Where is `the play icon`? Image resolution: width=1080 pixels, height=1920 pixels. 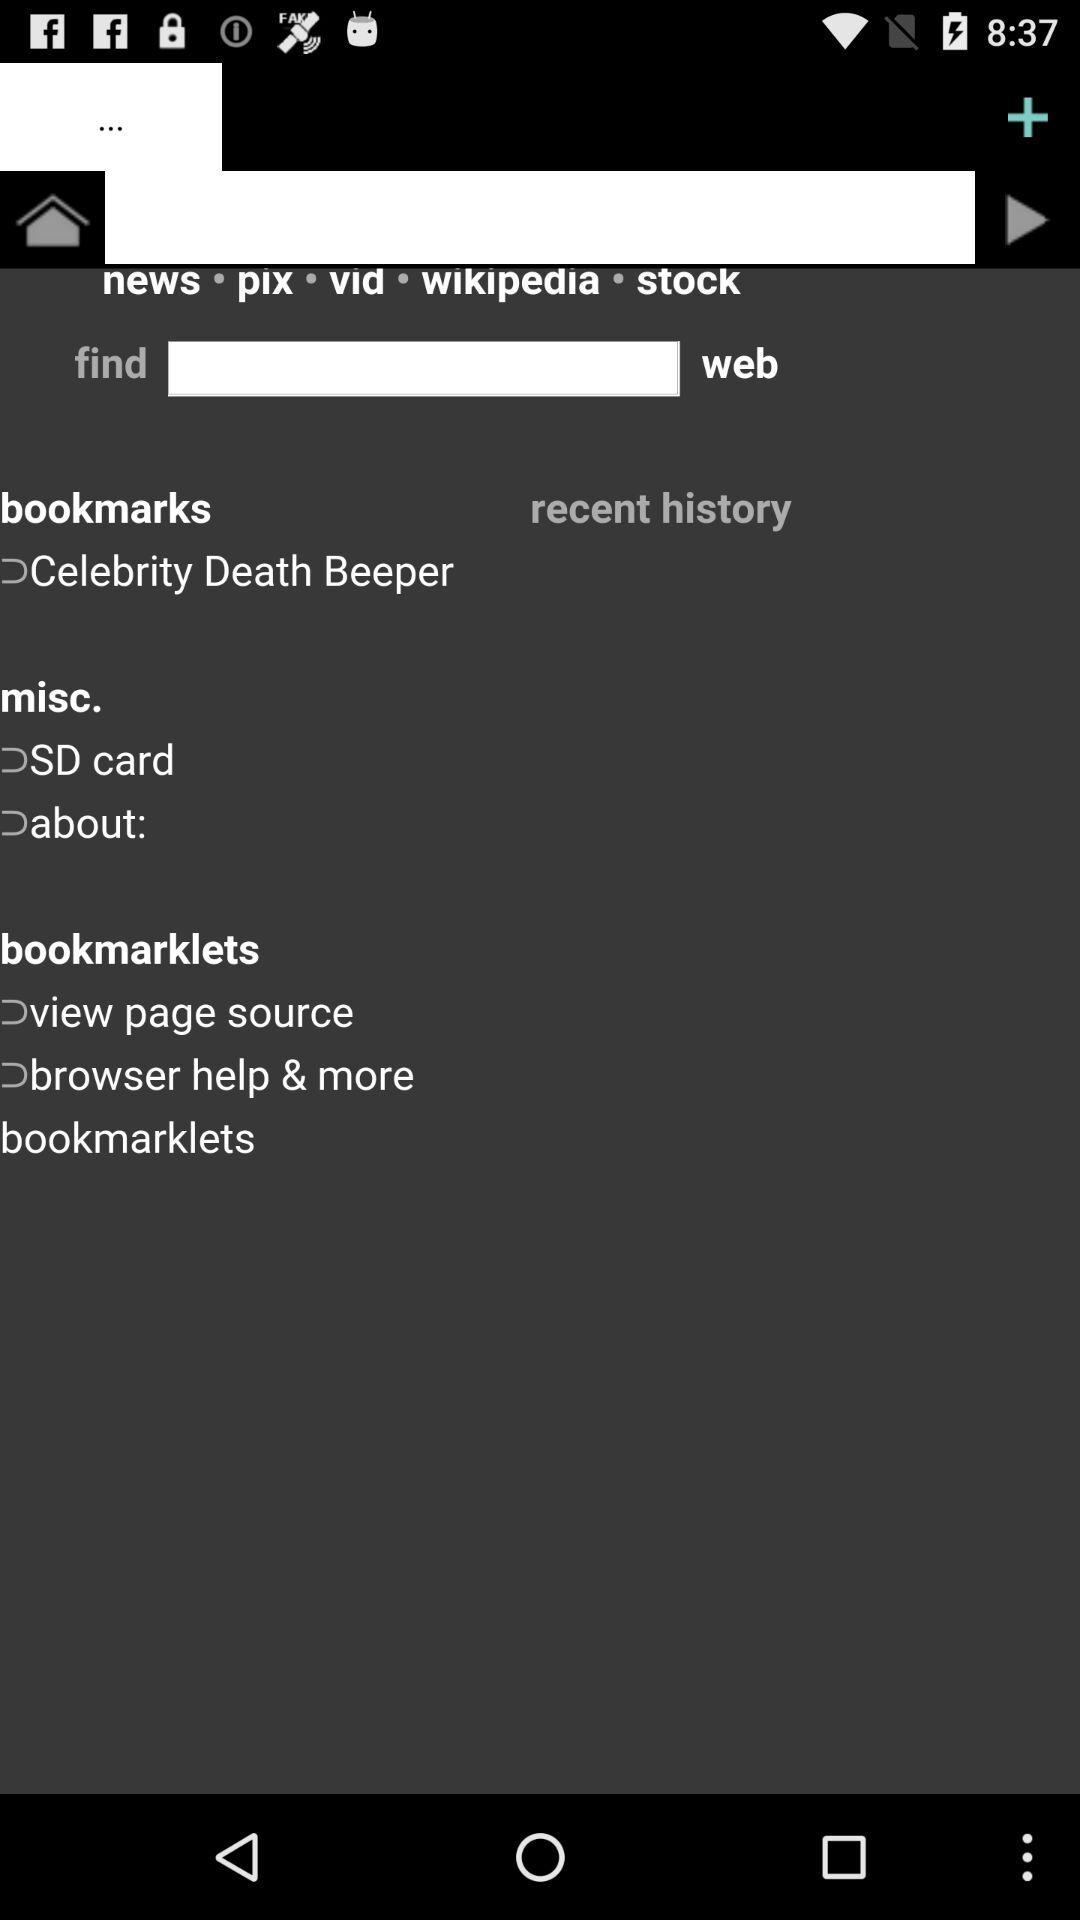
the play icon is located at coordinates (1027, 235).